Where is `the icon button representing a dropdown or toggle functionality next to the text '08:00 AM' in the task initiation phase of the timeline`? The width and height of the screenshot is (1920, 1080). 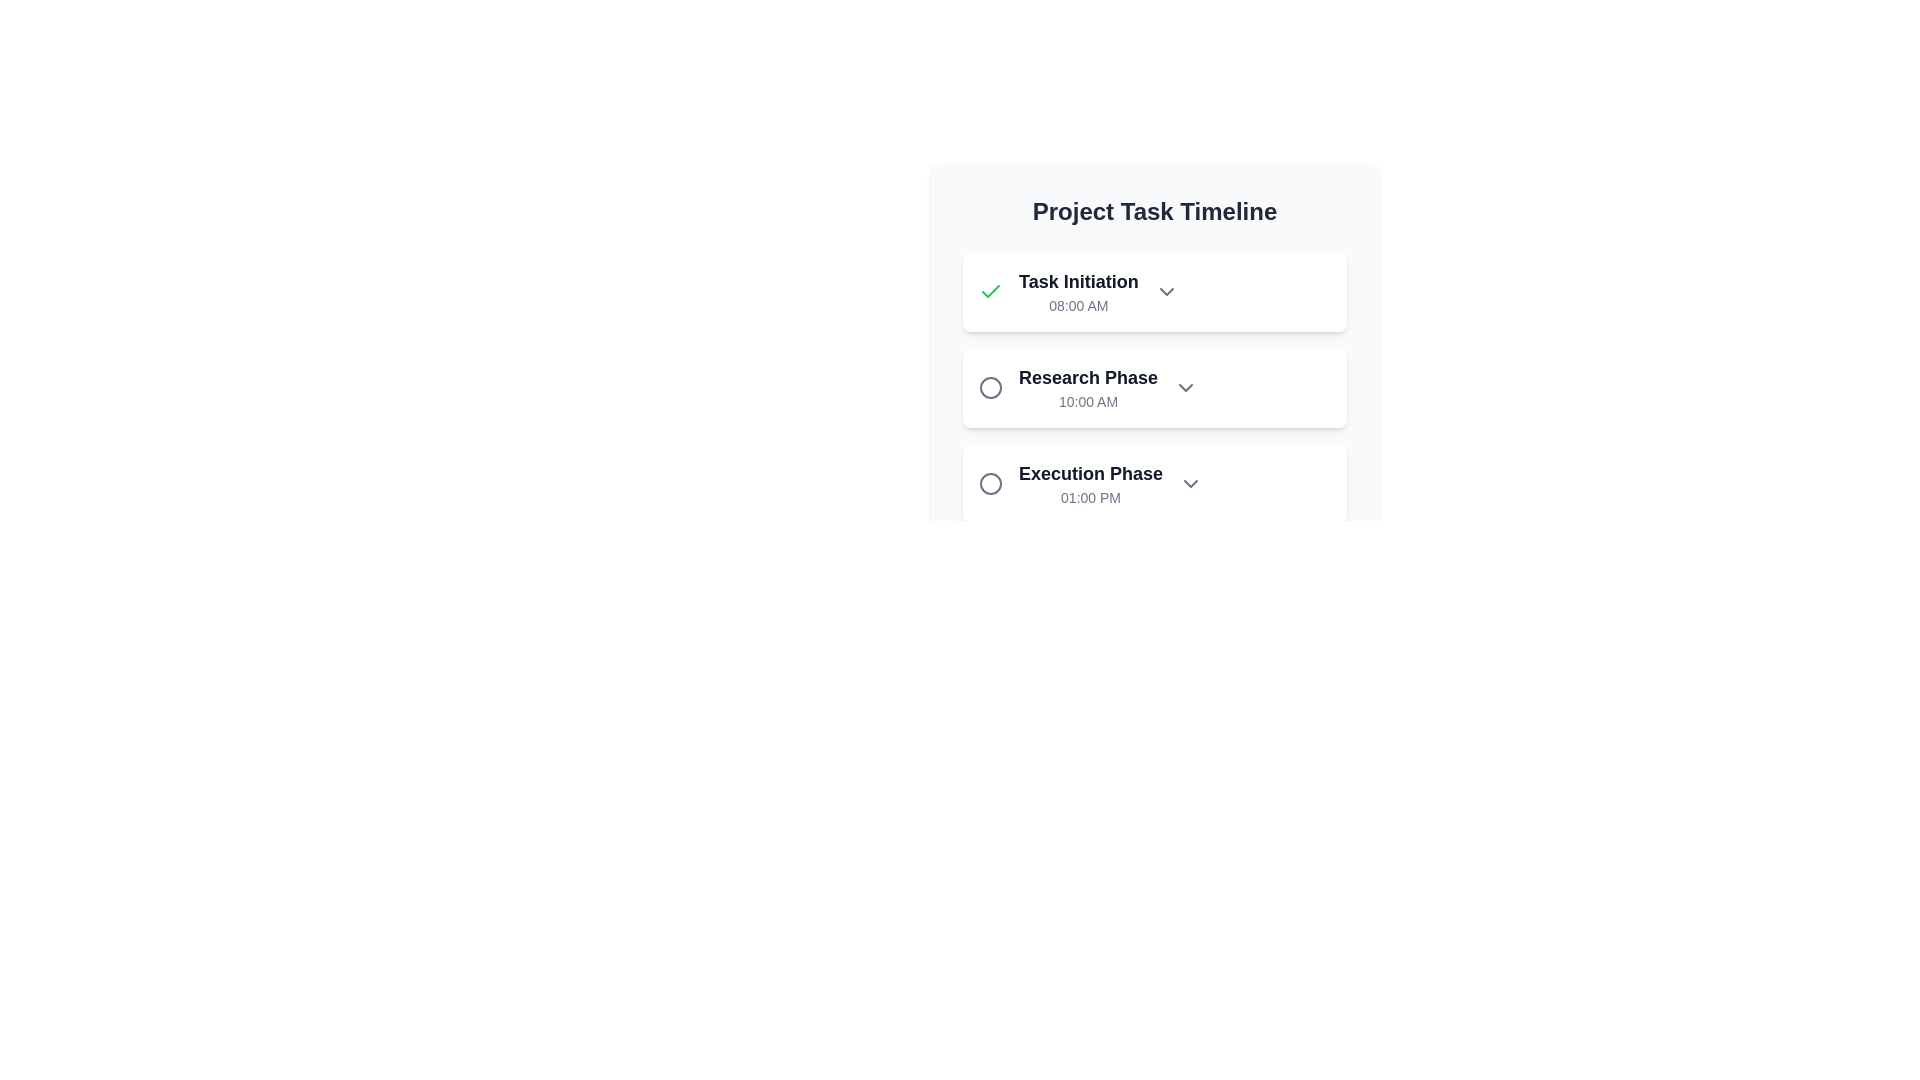 the icon button representing a dropdown or toggle functionality next to the text '08:00 AM' in the task initiation phase of the timeline is located at coordinates (1166, 292).